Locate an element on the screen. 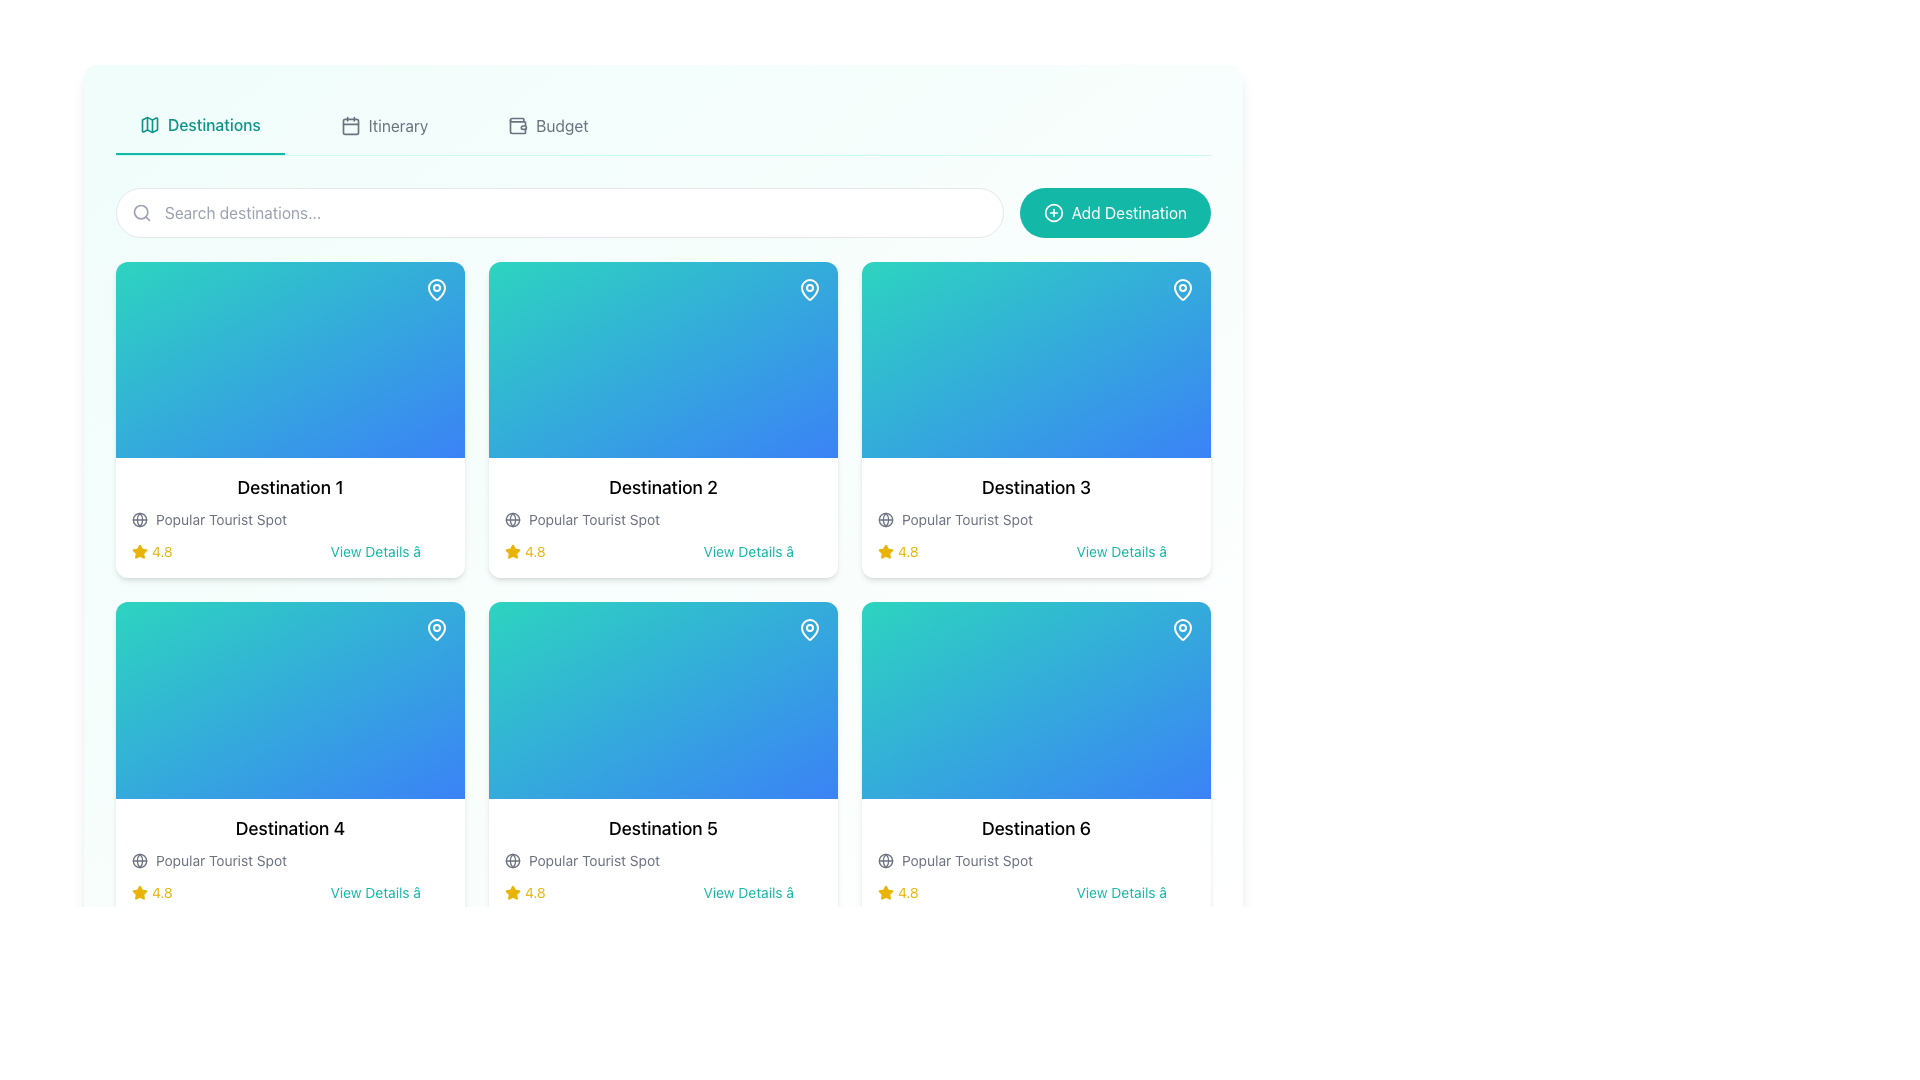  the text label displaying '4.8' in bold yellow font, which is located at the bottom-left of the 'Destination 3' card, adjacent to a star icon is located at coordinates (907, 552).